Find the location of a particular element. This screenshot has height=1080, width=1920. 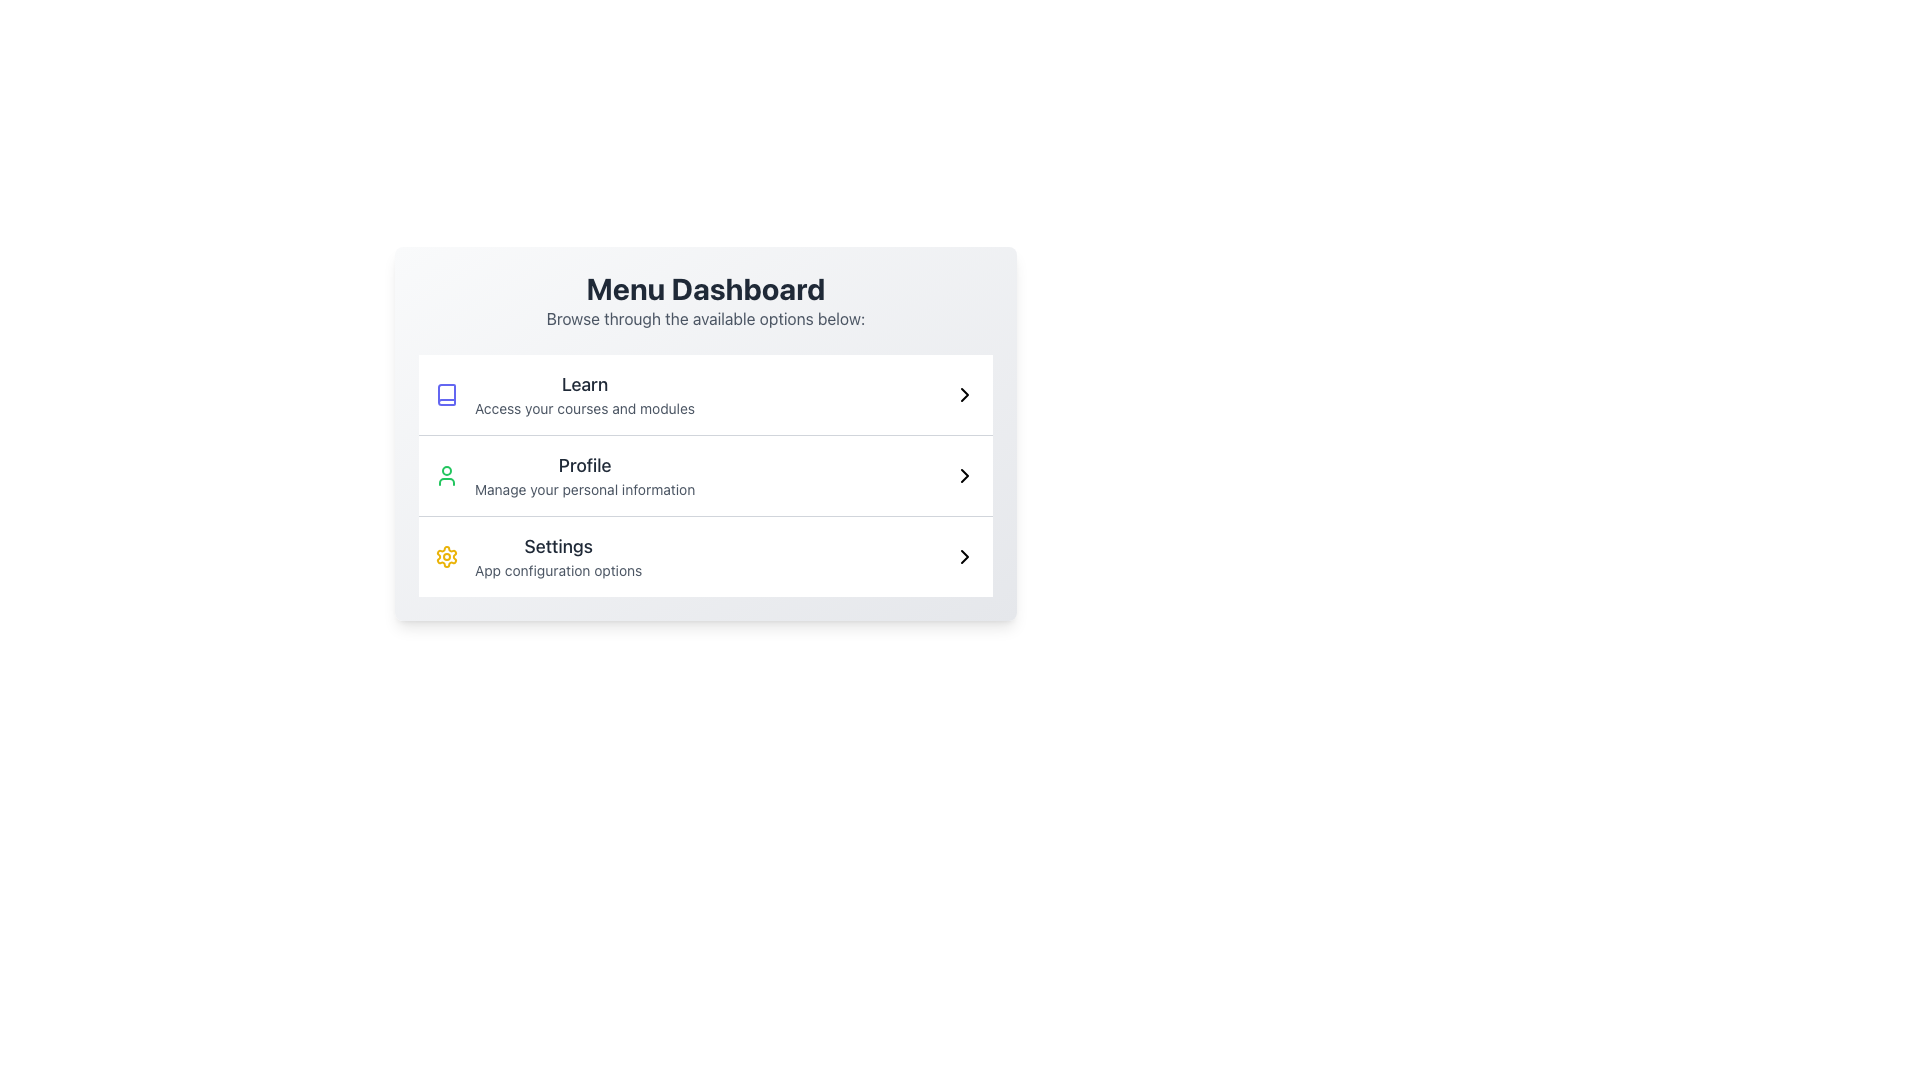

the bold 'Profile' text label located in the second row of the 'Menu Dashboard' interface, which is styled in dark gray and serves as the title for the Profile section is located at coordinates (584, 466).